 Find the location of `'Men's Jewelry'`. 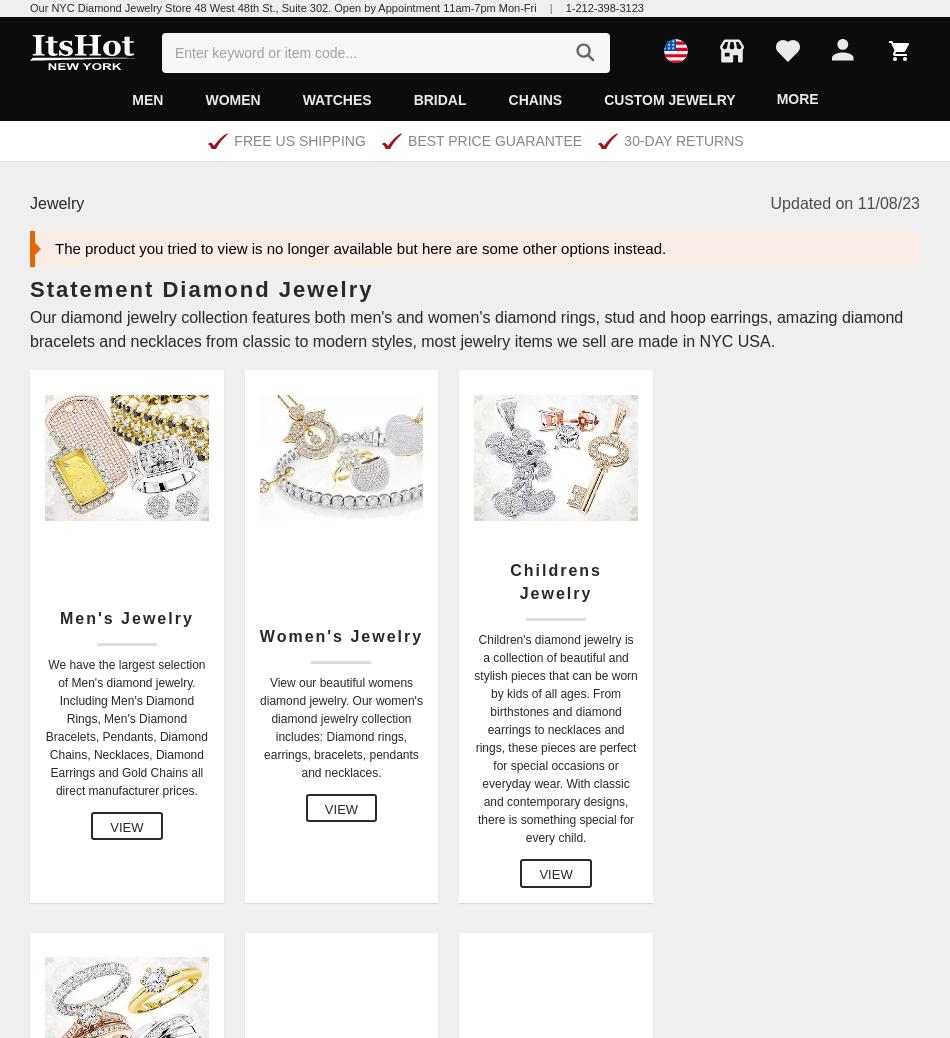

'Men's Jewelry' is located at coordinates (58, 616).